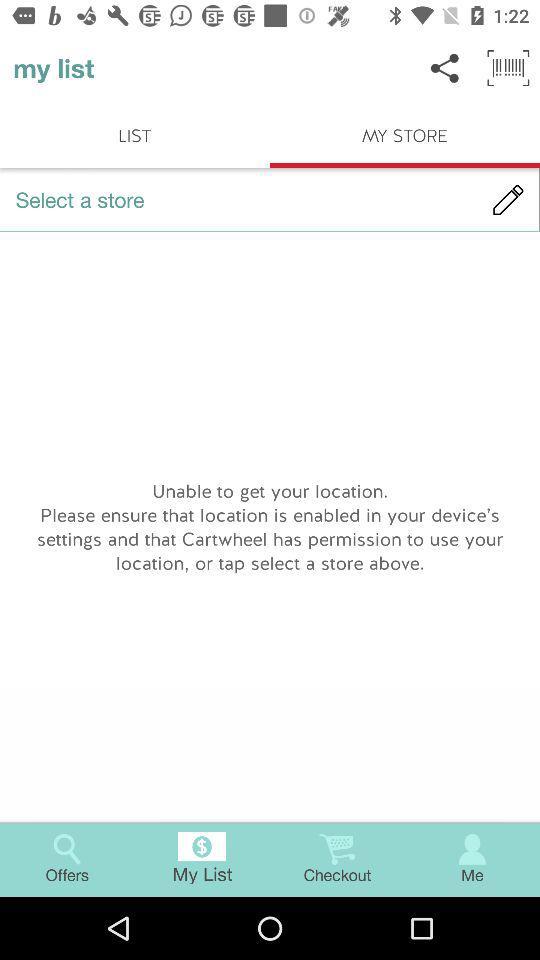 The height and width of the screenshot is (960, 540). Describe the element at coordinates (270, 199) in the screenshot. I see `item below list item` at that location.